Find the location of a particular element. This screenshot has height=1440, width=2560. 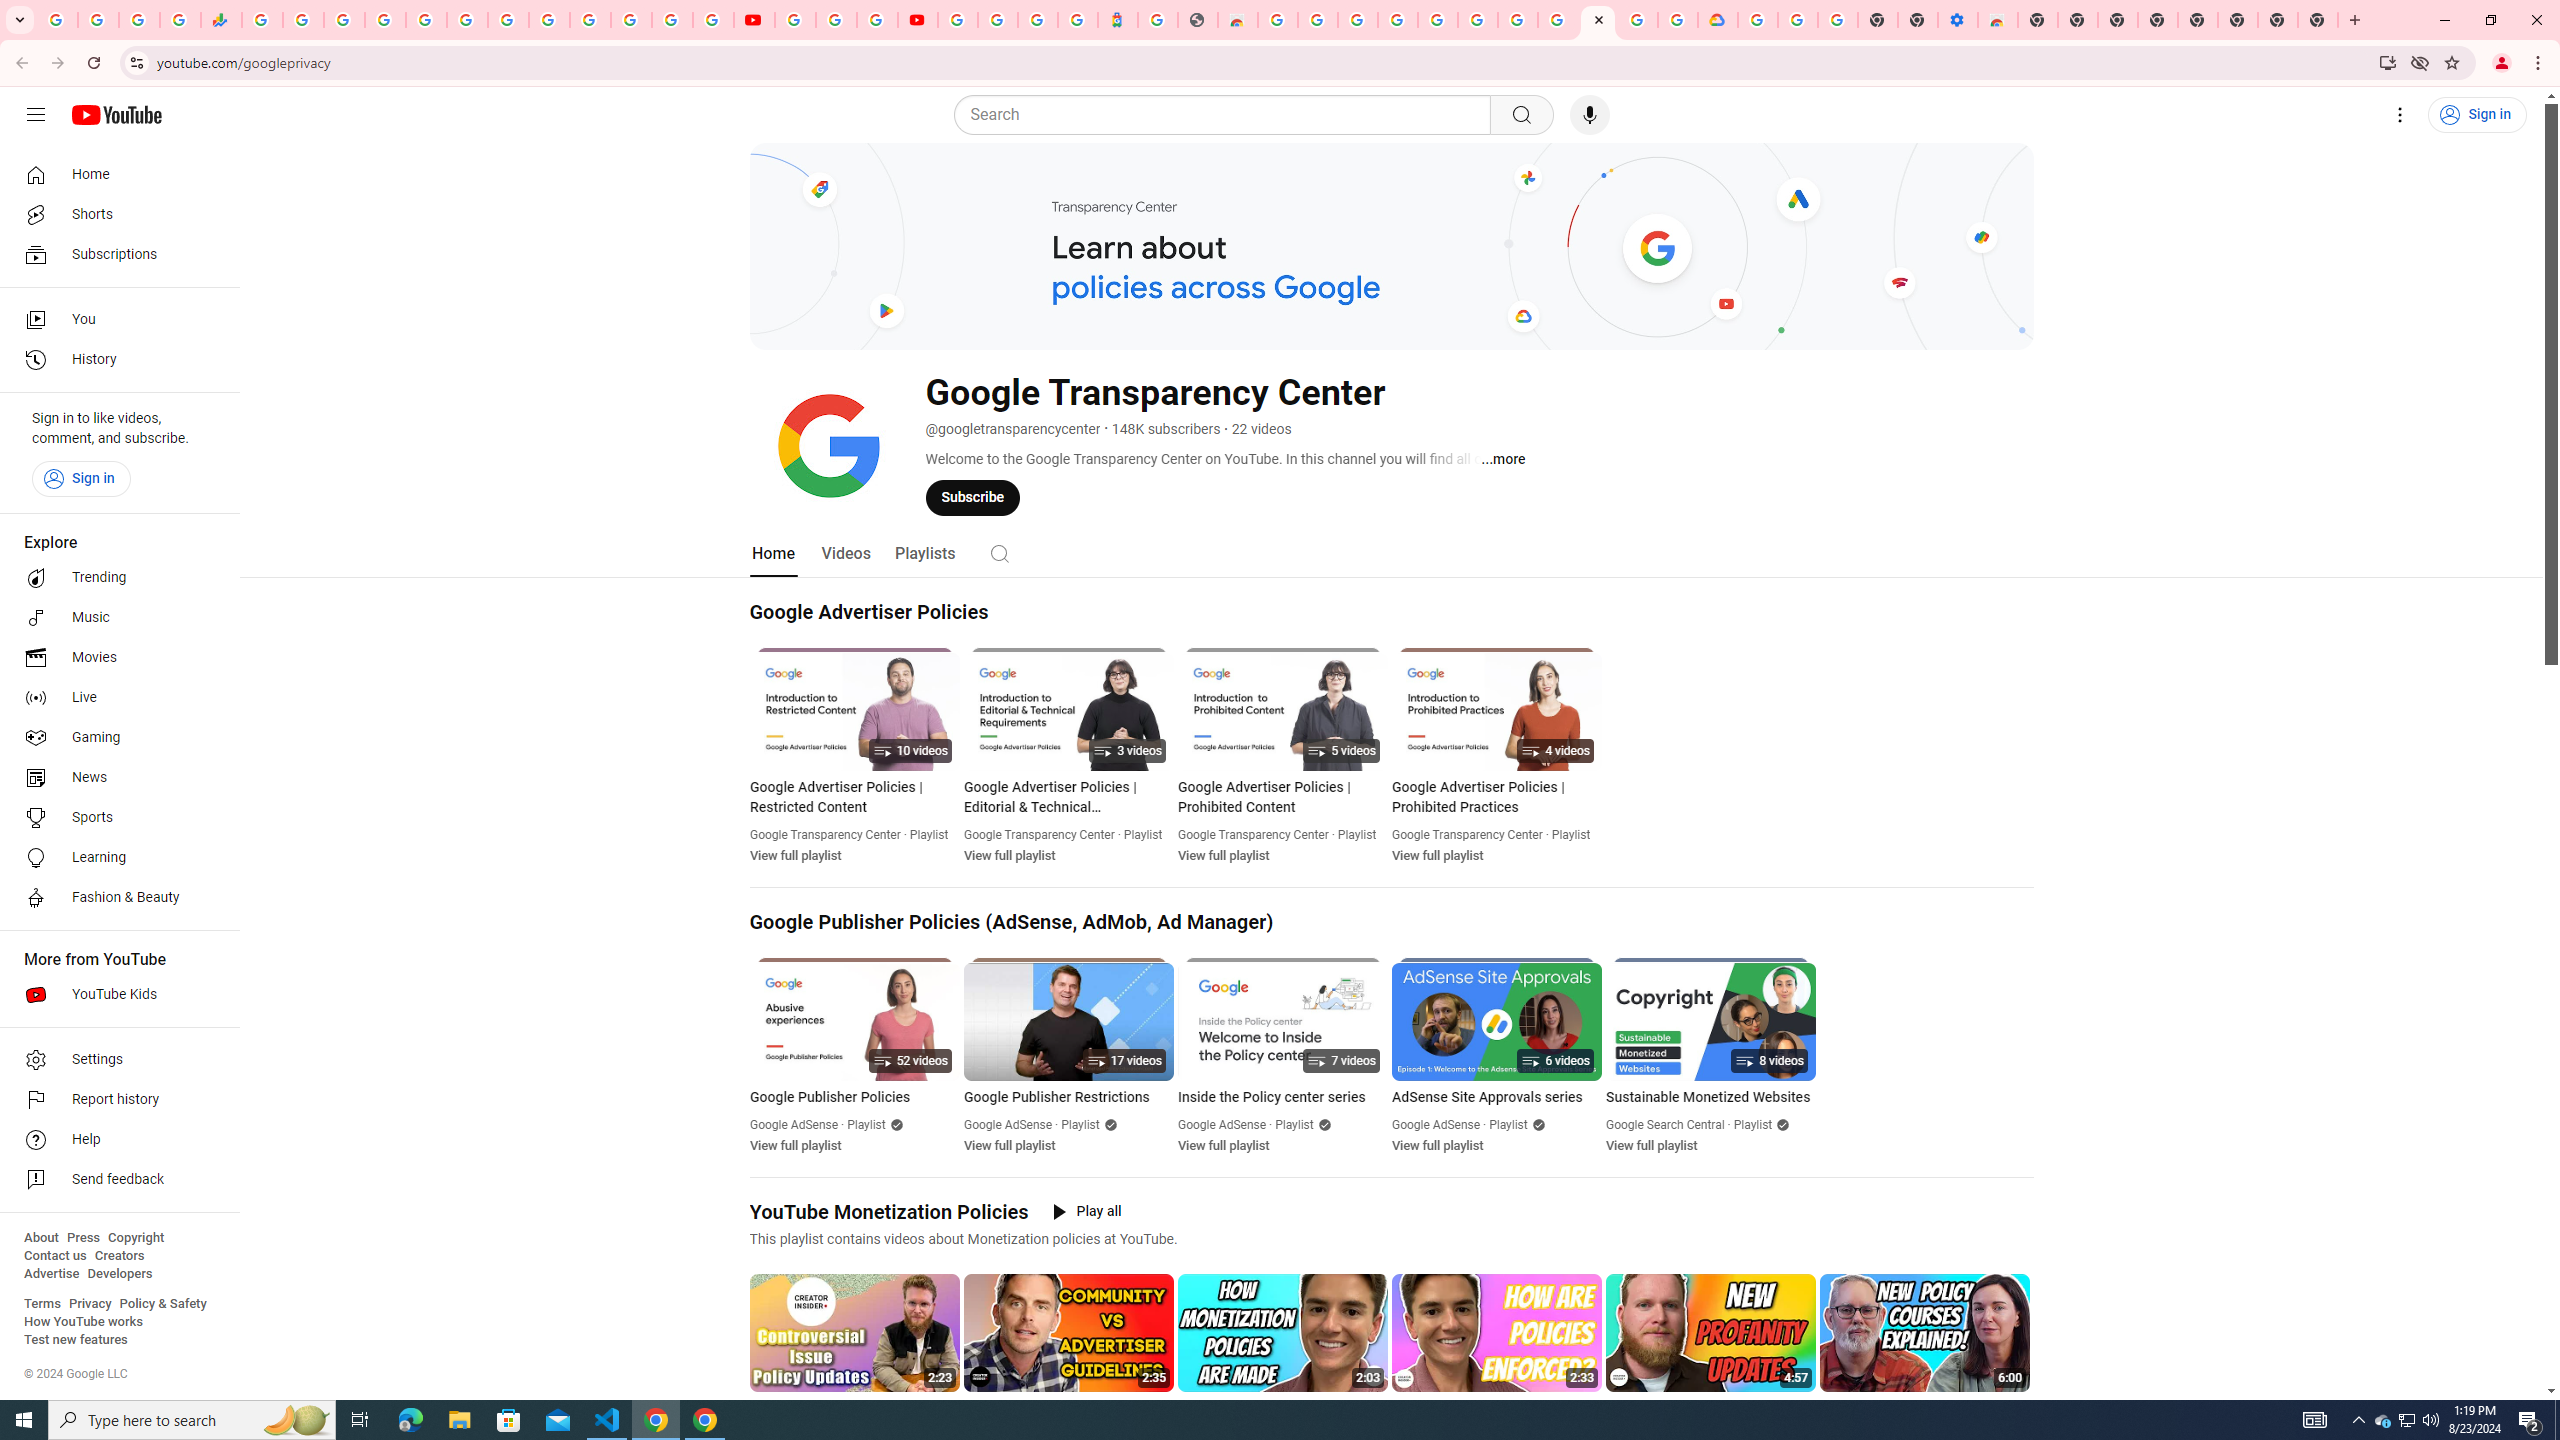

'Install YouTube' is located at coordinates (2388, 61).